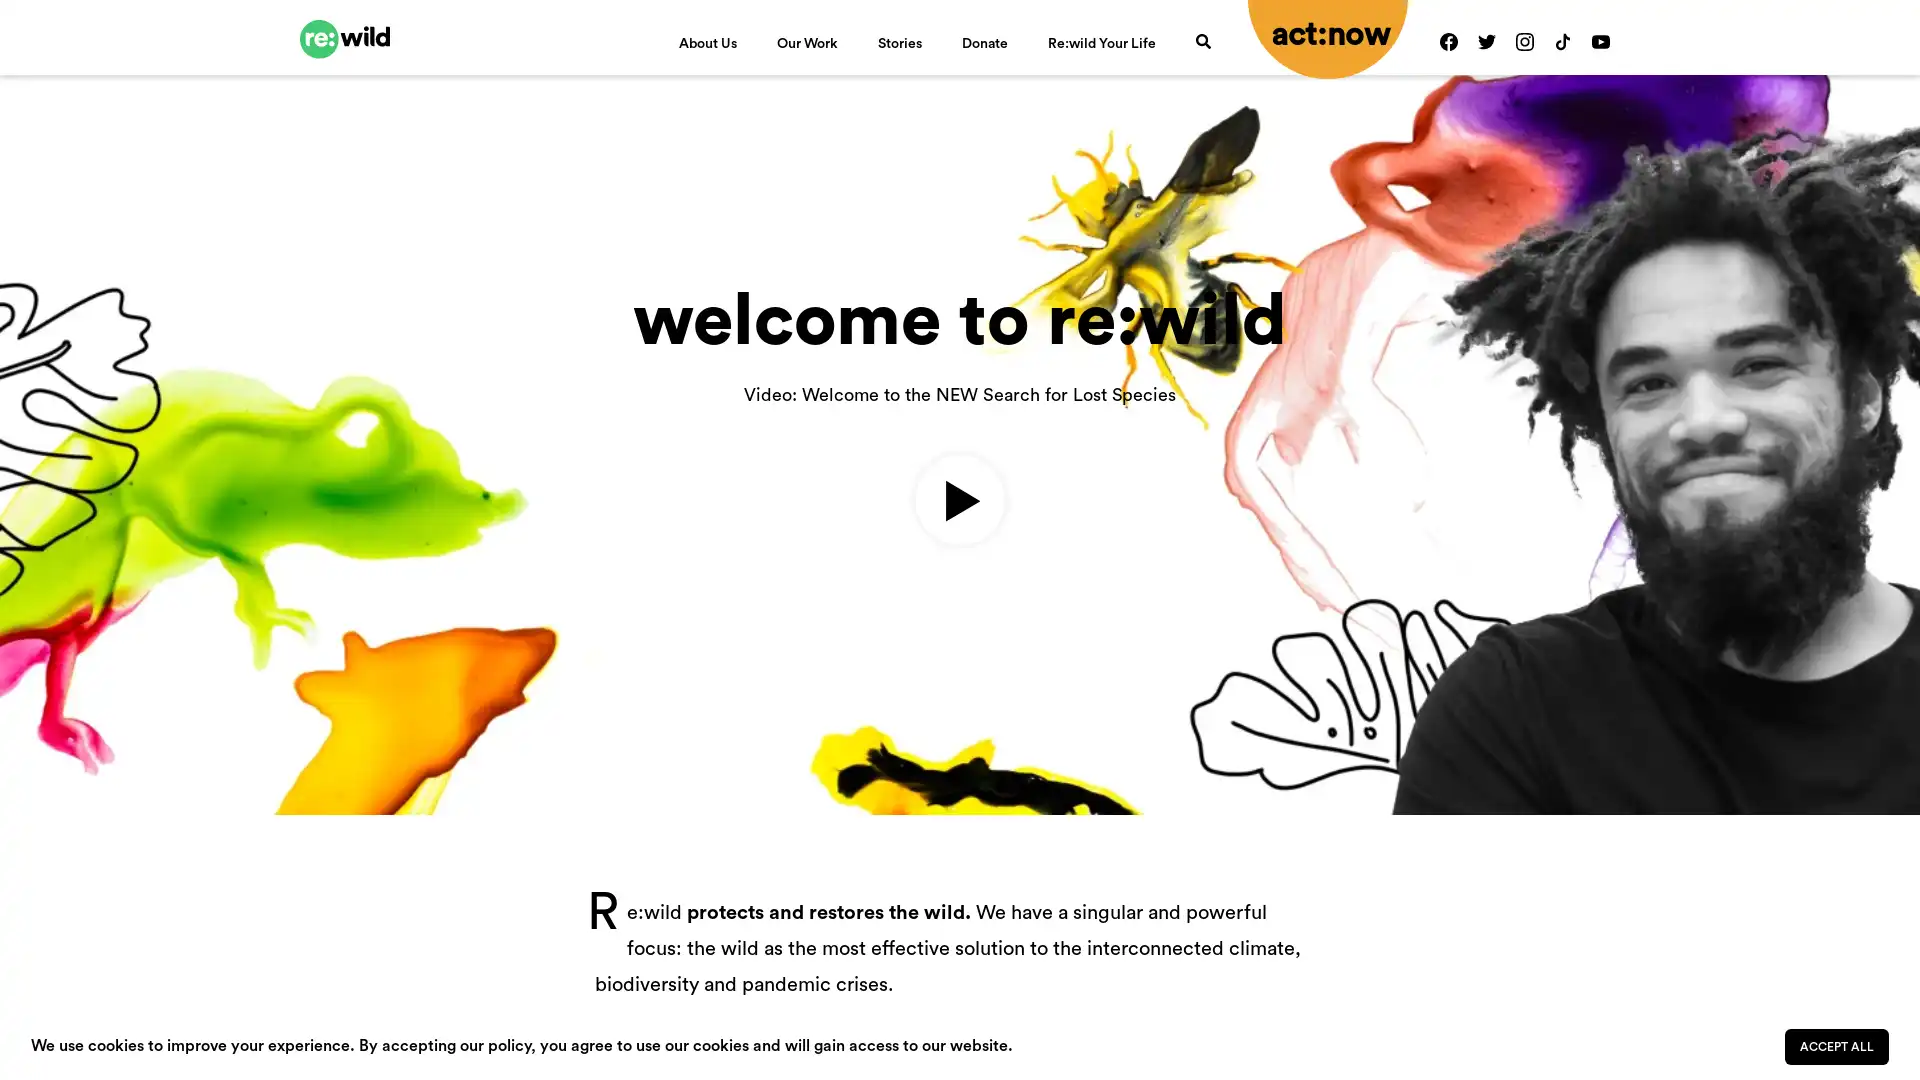  Describe the element at coordinates (48, 676) in the screenshot. I see `play` at that location.